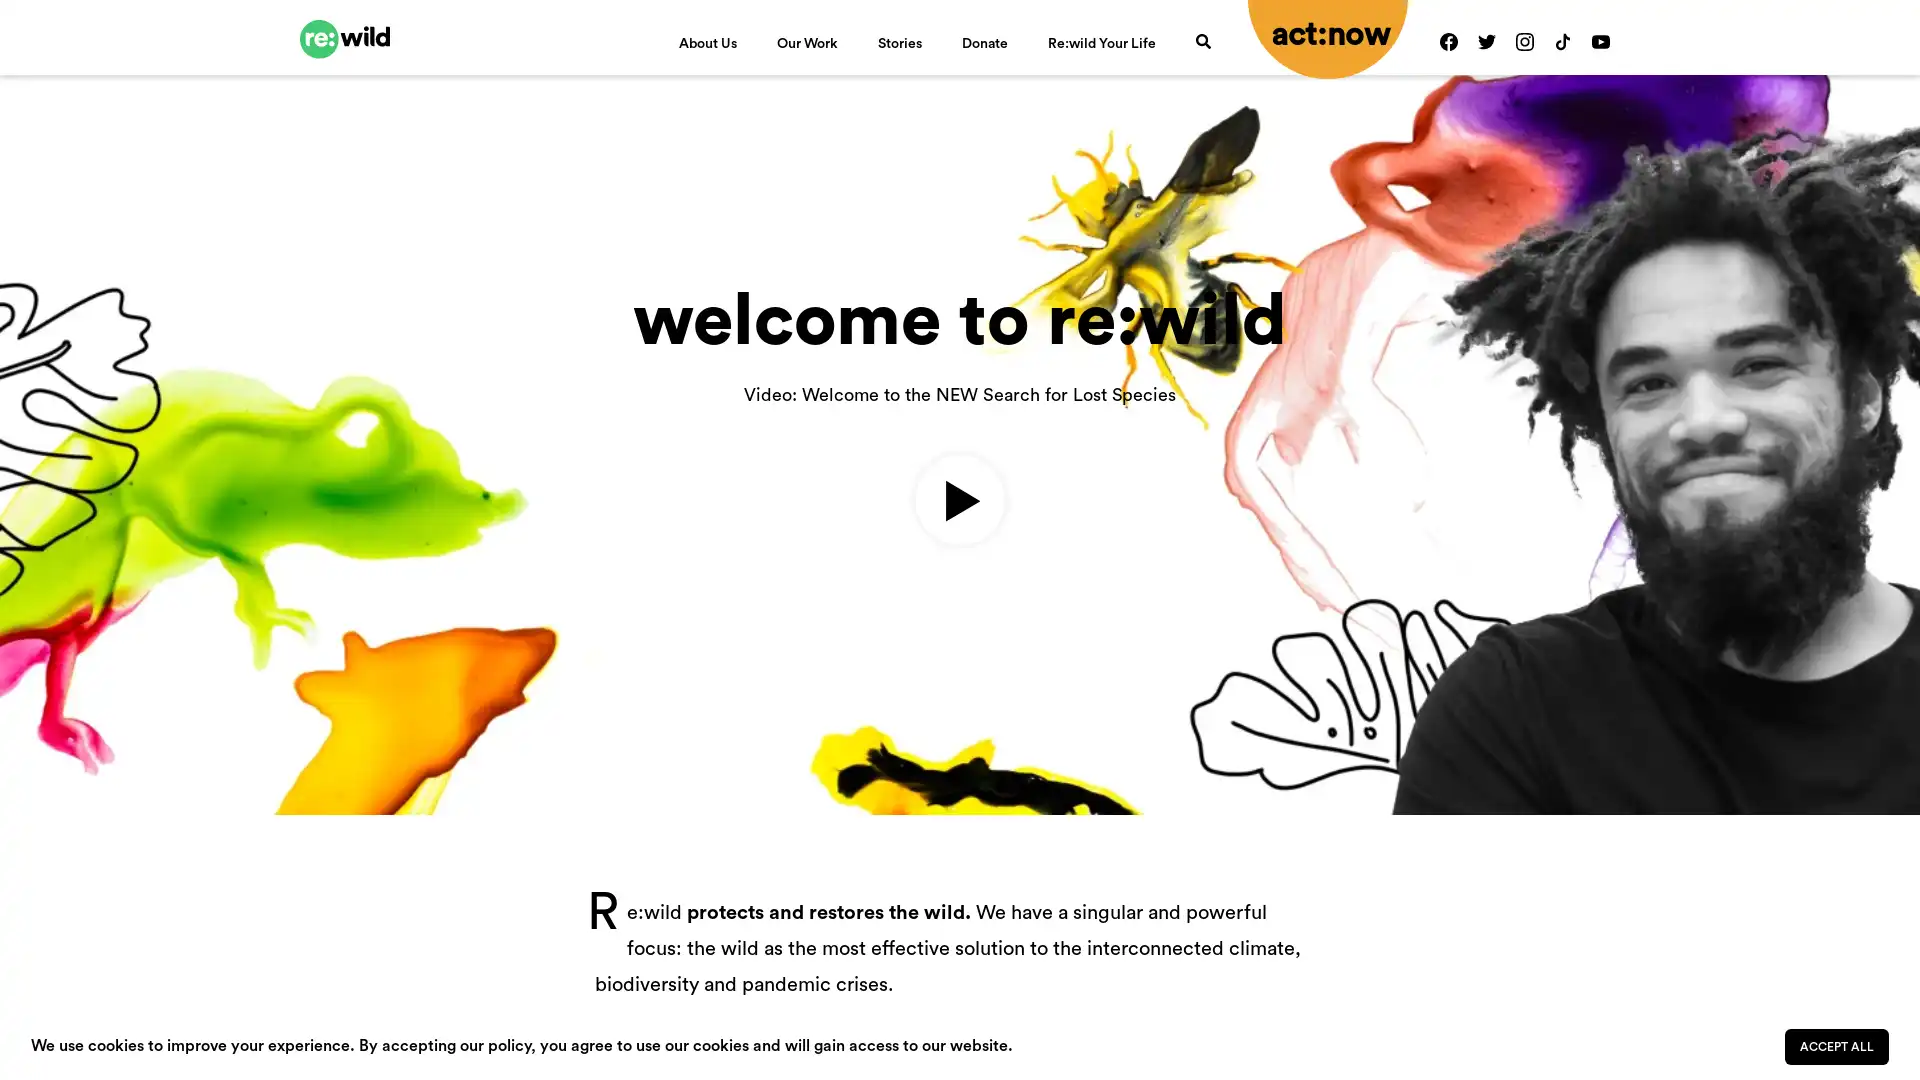  Describe the element at coordinates (48, 676) in the screenshot. I see `play` at that location.